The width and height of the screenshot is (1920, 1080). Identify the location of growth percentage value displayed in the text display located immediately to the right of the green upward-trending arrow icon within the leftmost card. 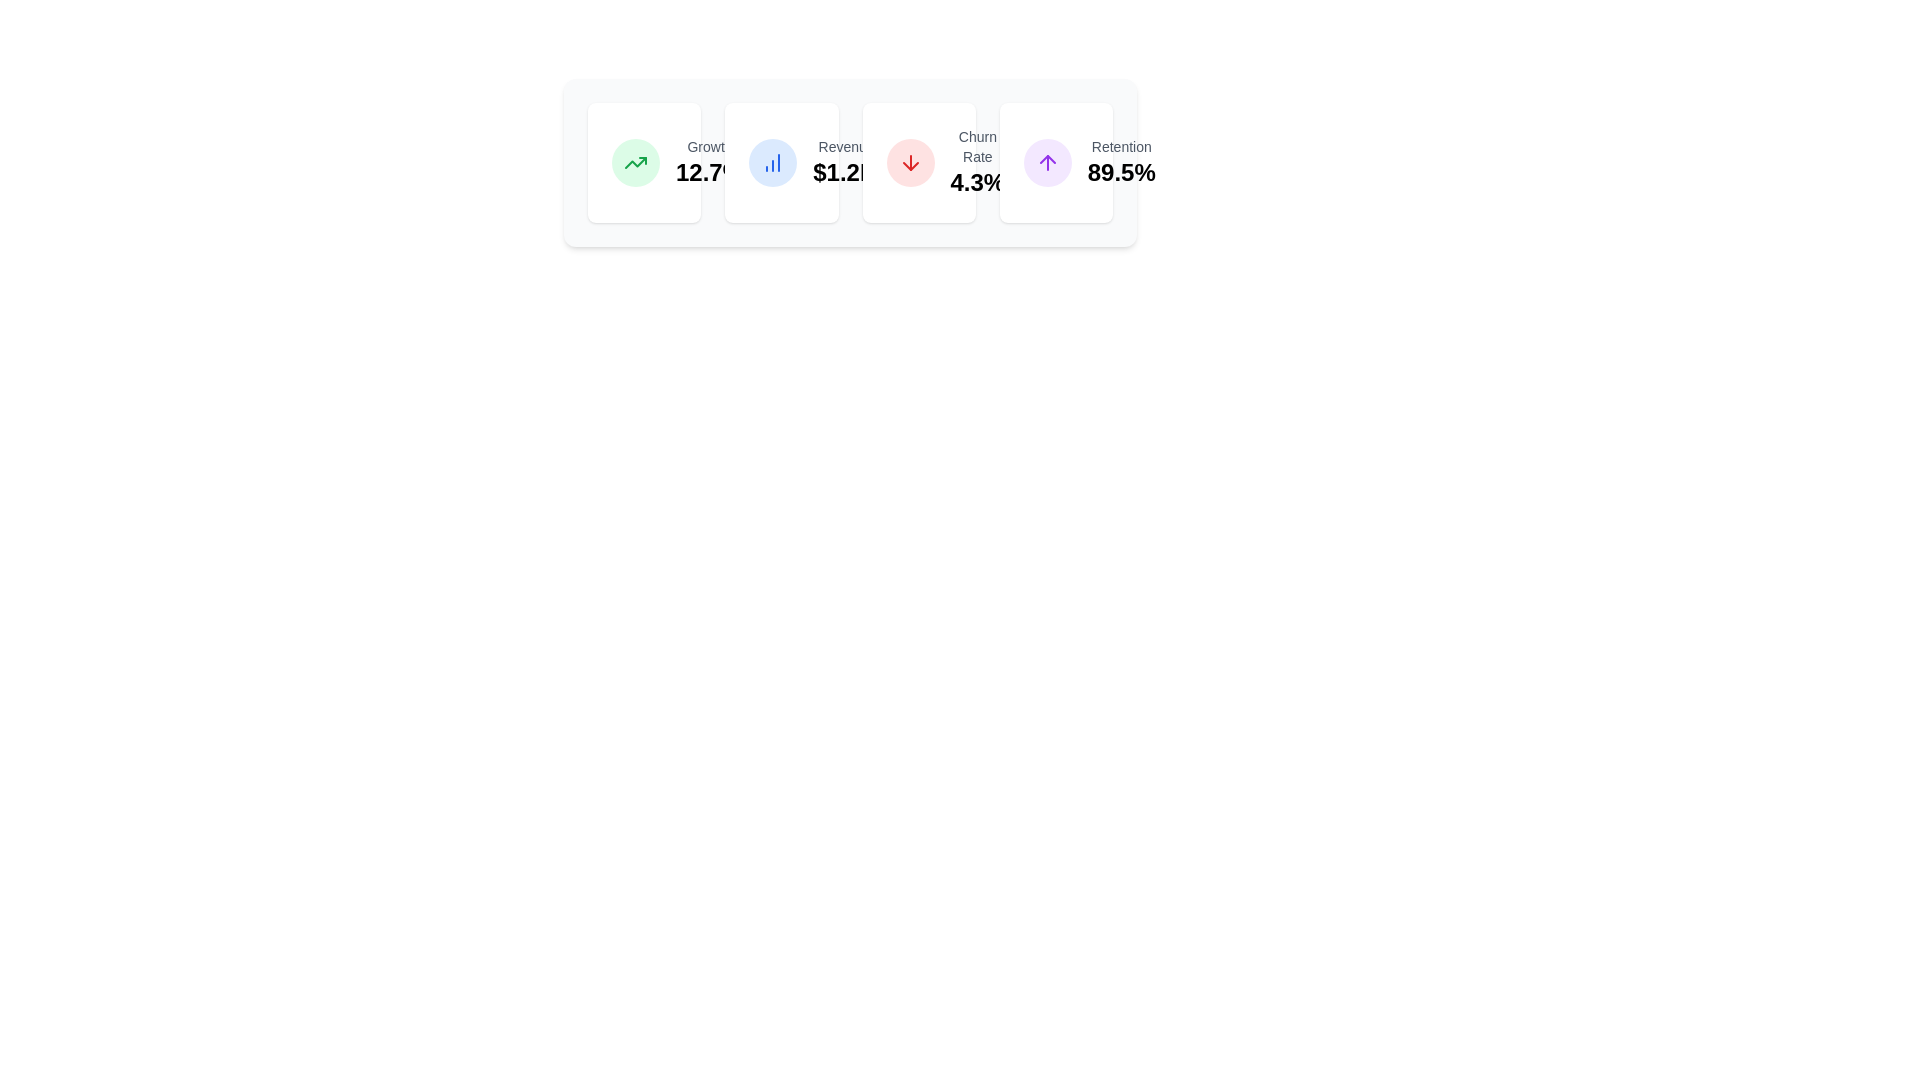
(710, 161).